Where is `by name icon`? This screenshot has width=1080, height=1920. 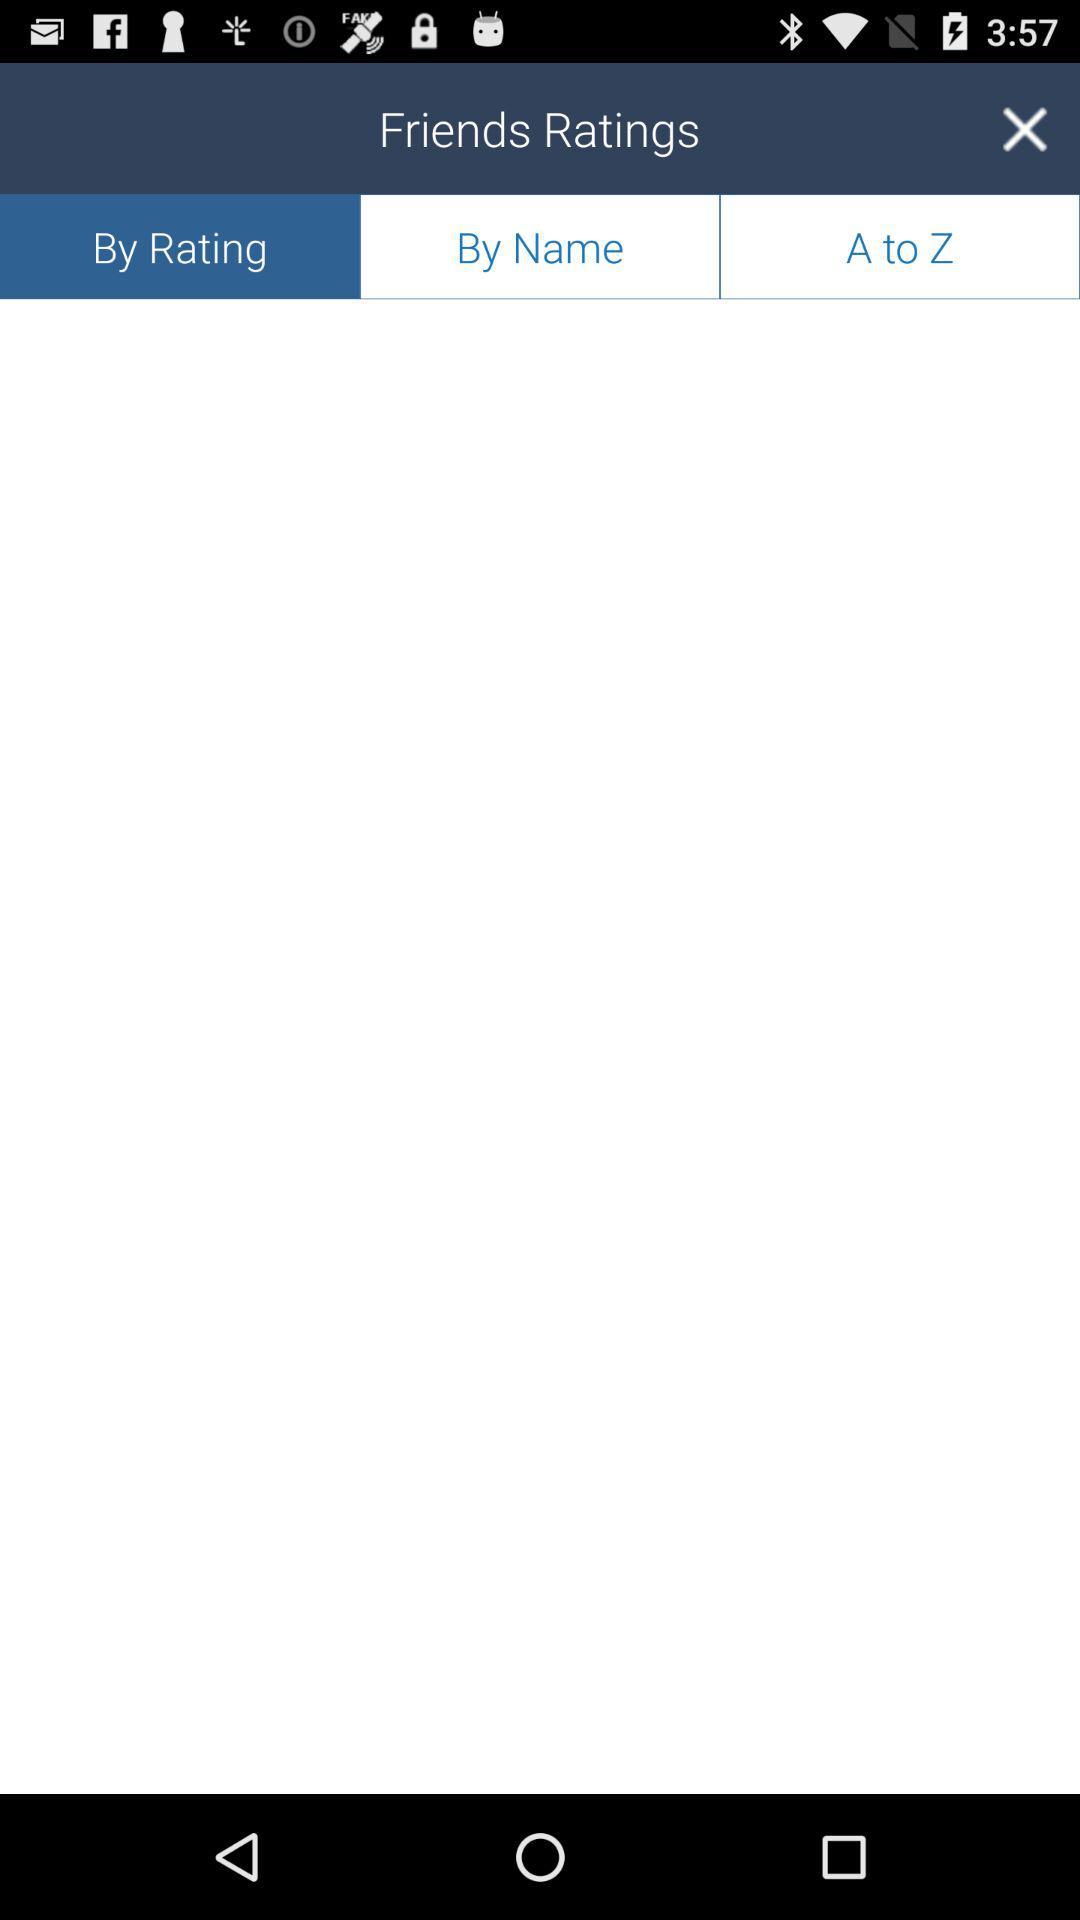 by name icon is located at coordinates (540, 245).